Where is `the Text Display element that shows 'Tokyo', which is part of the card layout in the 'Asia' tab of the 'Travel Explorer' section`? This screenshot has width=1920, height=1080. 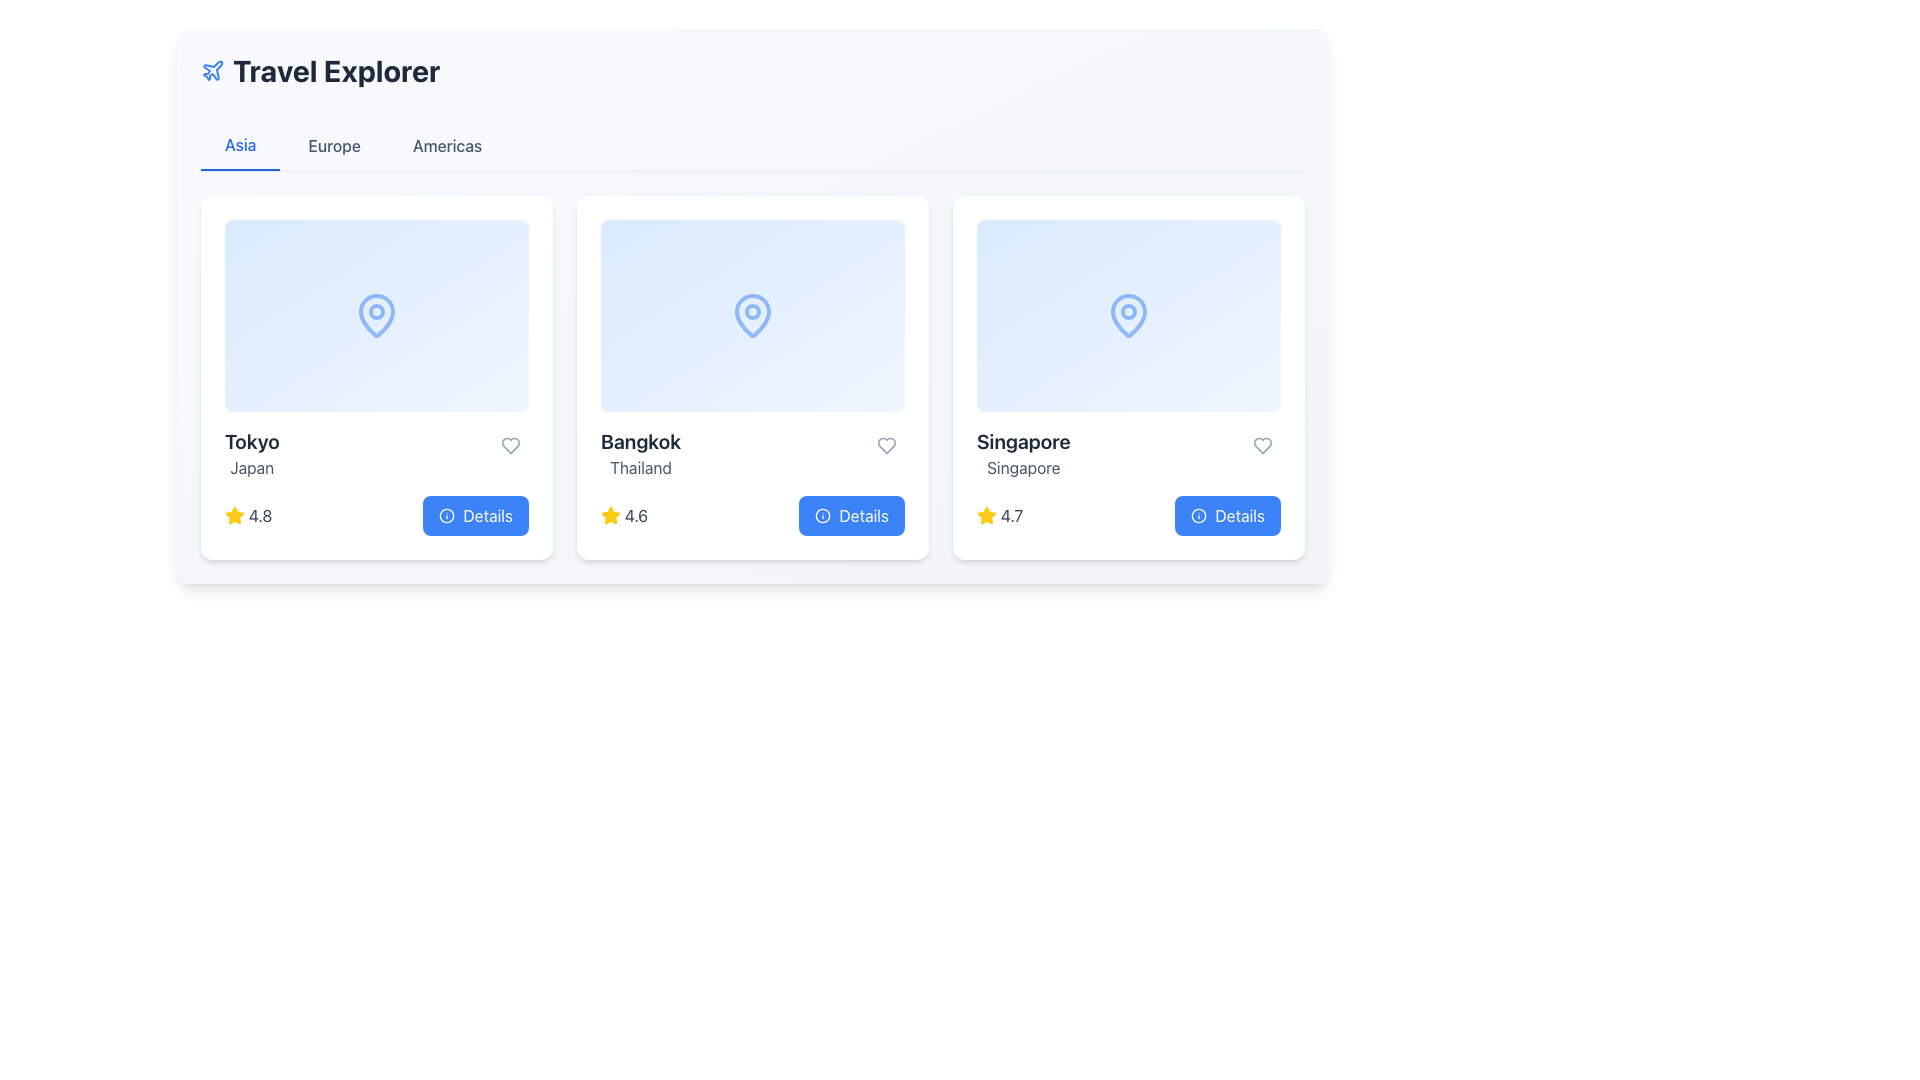
the Text Display element that shows 'Tokyo', which is part of the card layout in the 'Asia' tab of the 'Travel Explorer' section is located at coordinates (251, 441).